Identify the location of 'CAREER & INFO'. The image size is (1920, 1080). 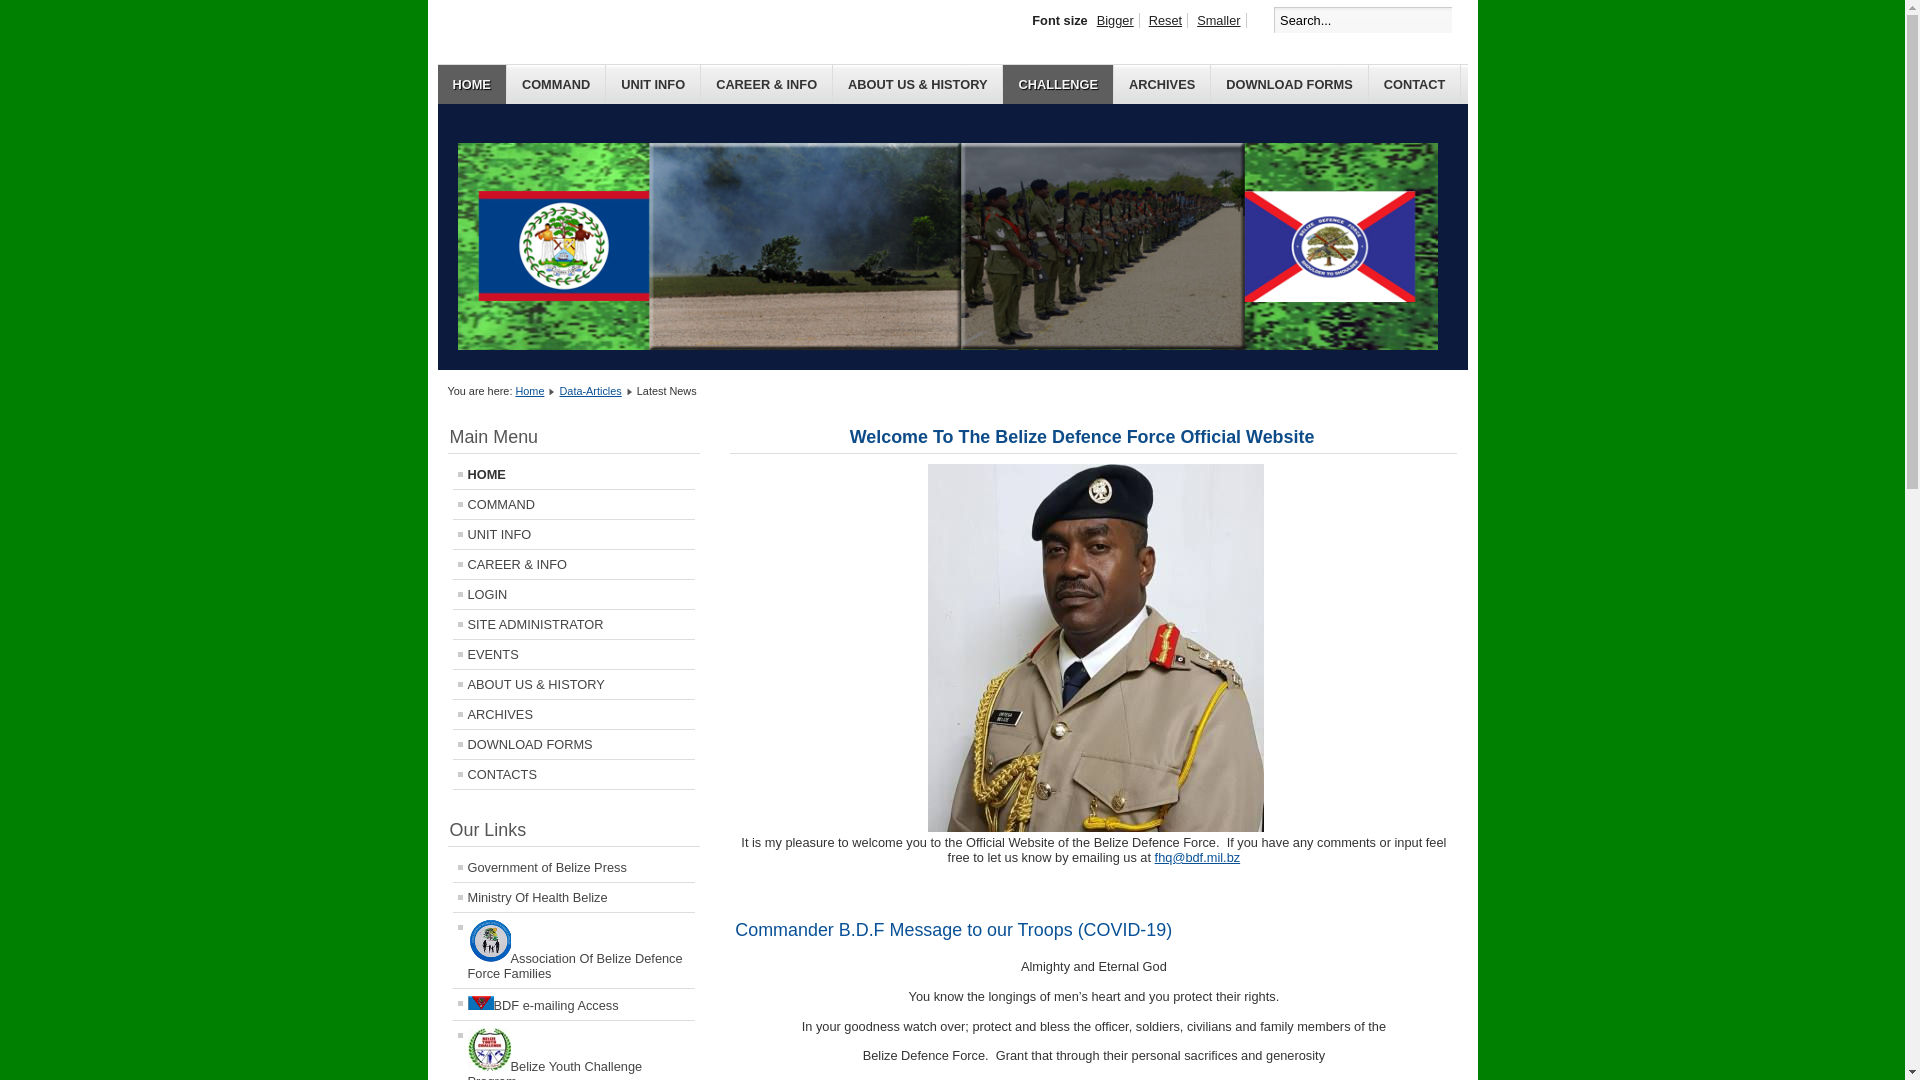
(572, 564).